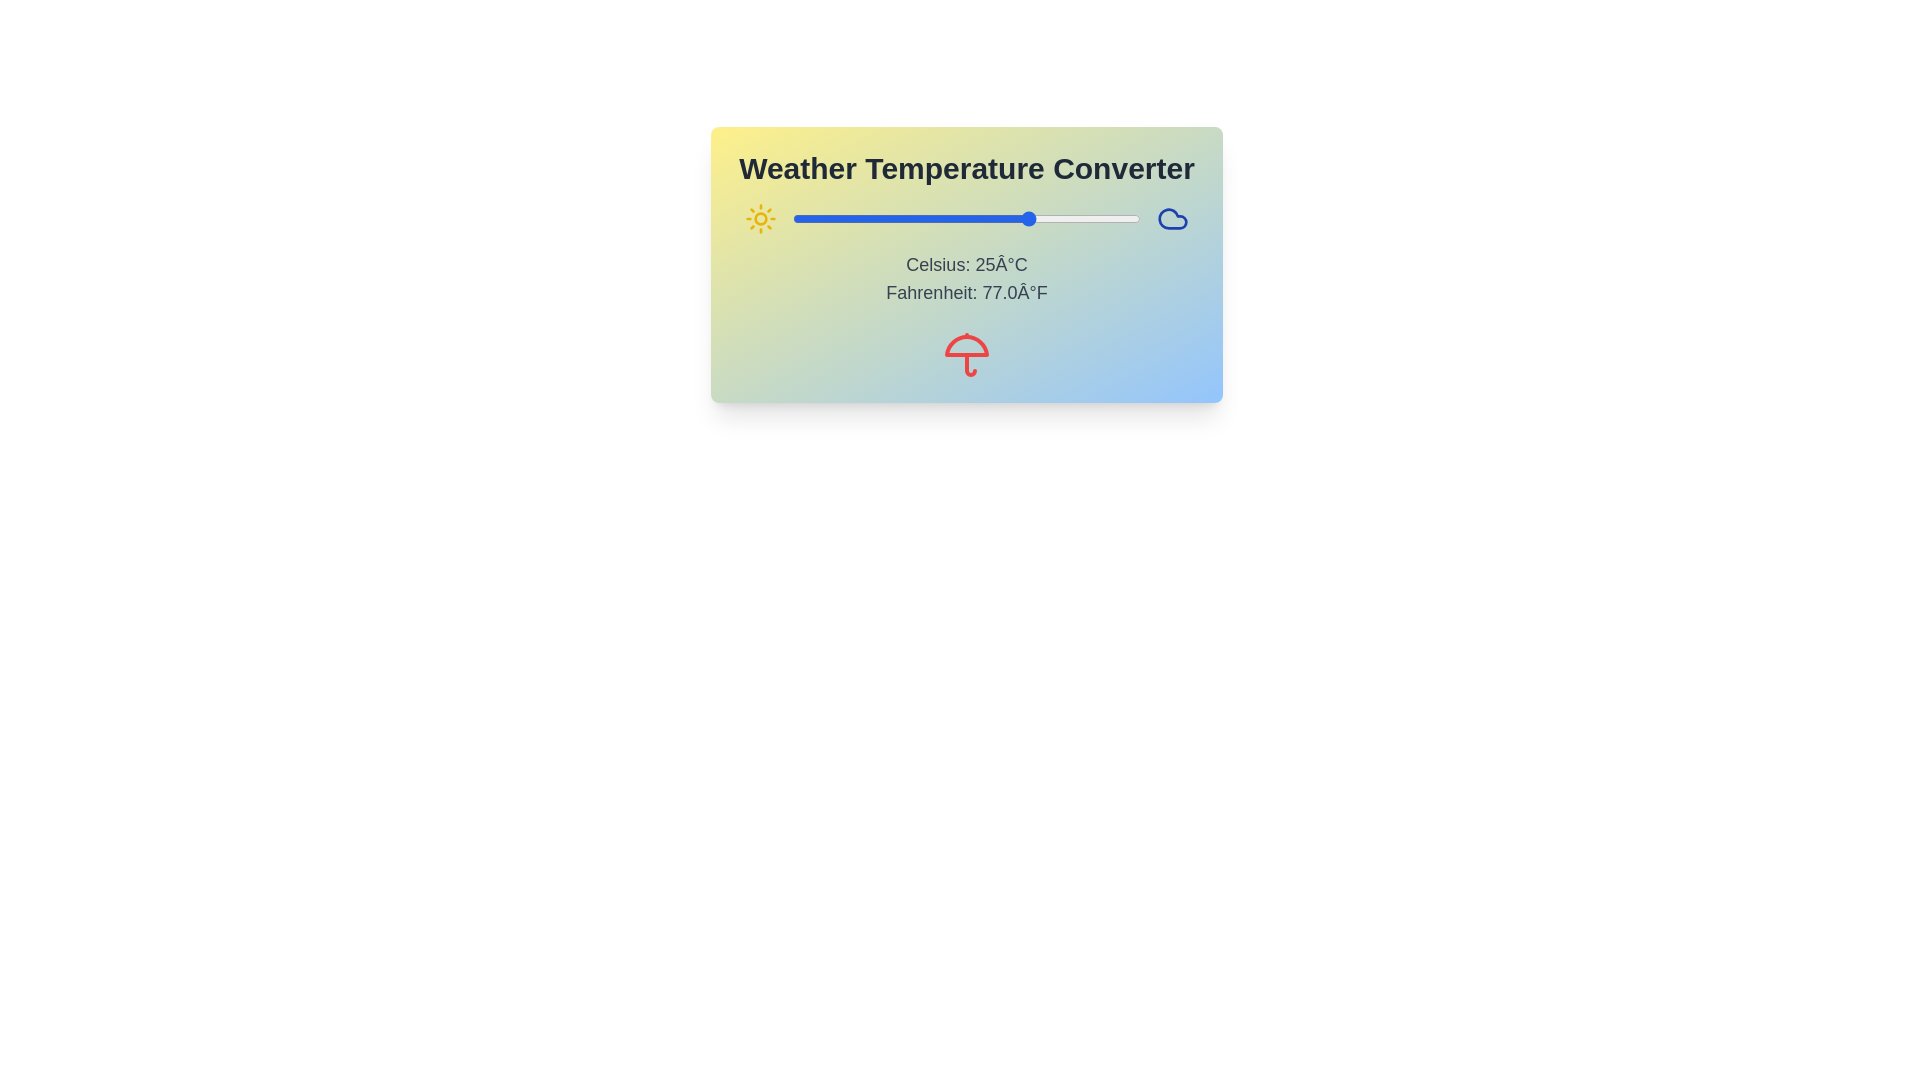 The width and height of the screenshot is (1920, 1080). What do you see at coordinates (1105, 219) in the screenshot?
I see `the temperature slider to set the Celsius value to 42` at bounding box center [1105, 219].